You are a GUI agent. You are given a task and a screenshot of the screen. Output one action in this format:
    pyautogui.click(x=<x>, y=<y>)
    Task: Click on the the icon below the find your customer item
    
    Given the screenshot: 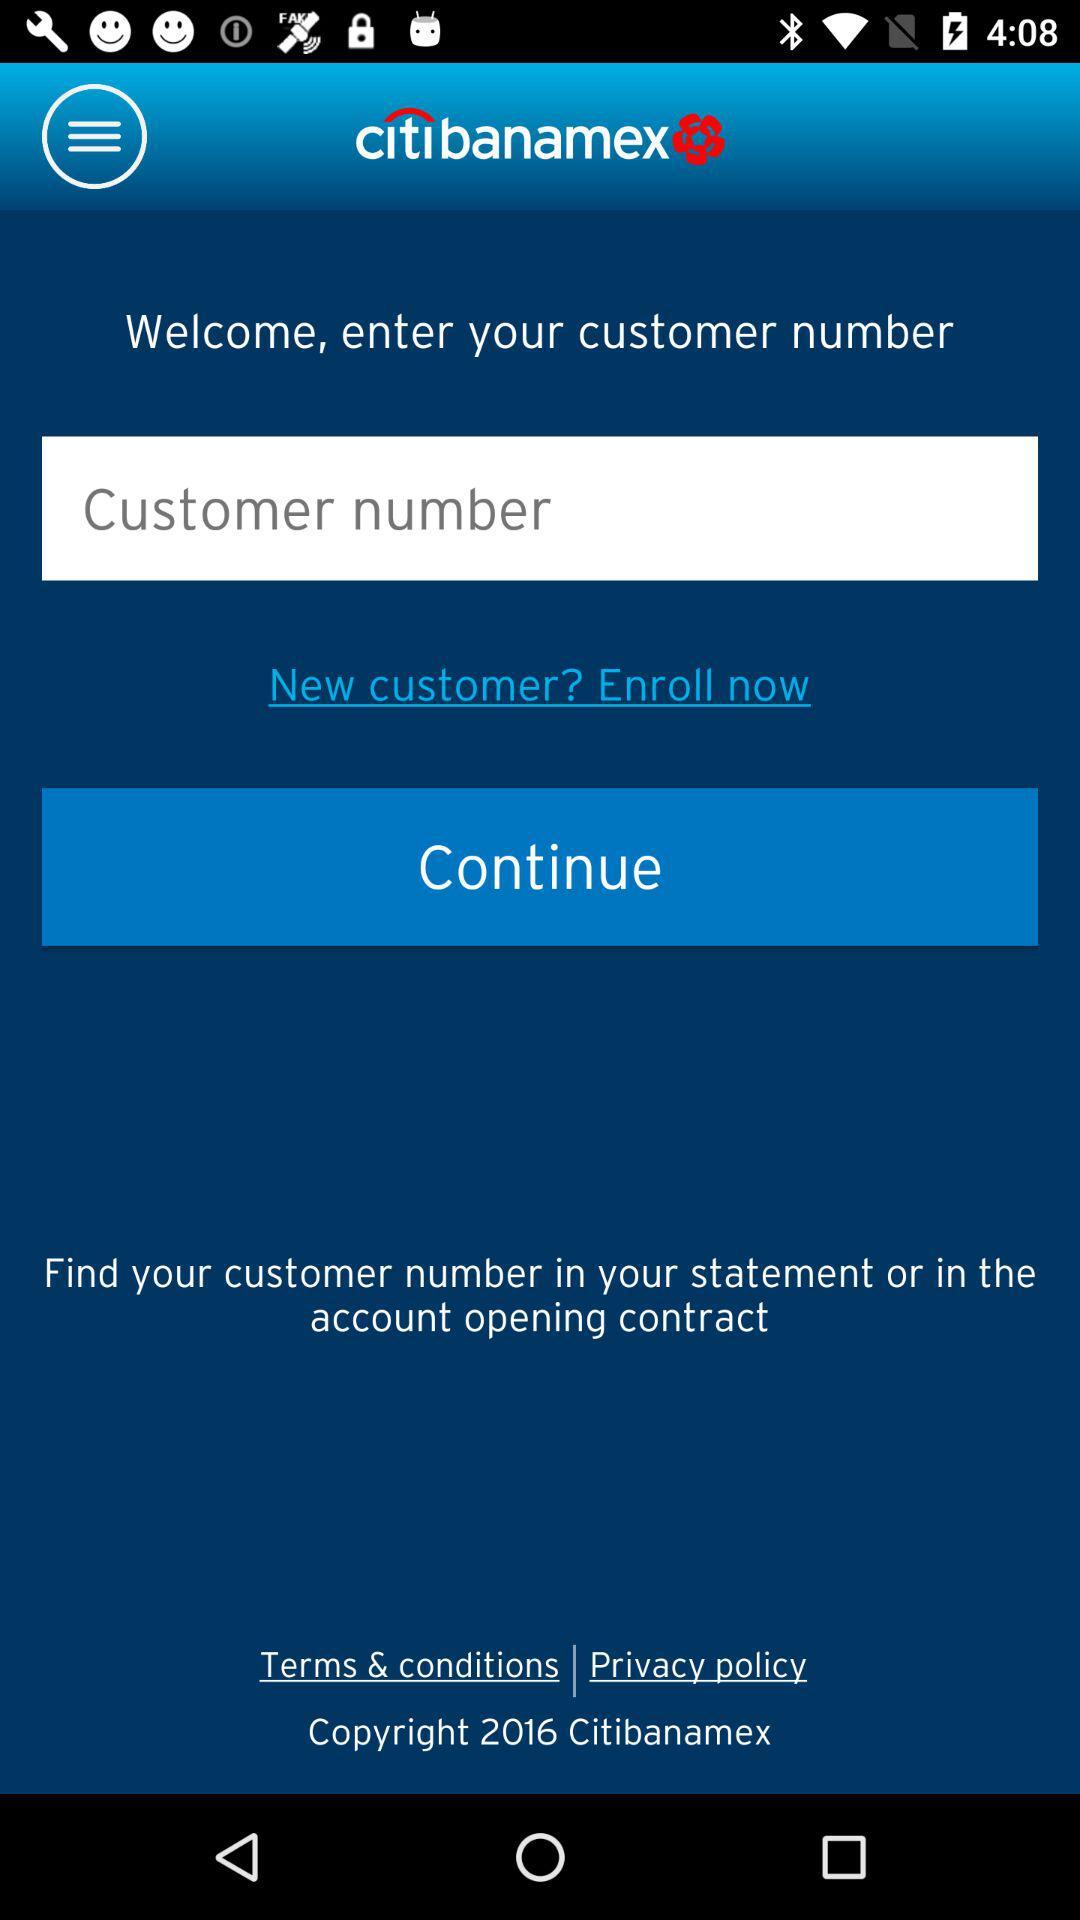 What is the action you would take?
    pyautogui.click(x=408, y=1670)
    